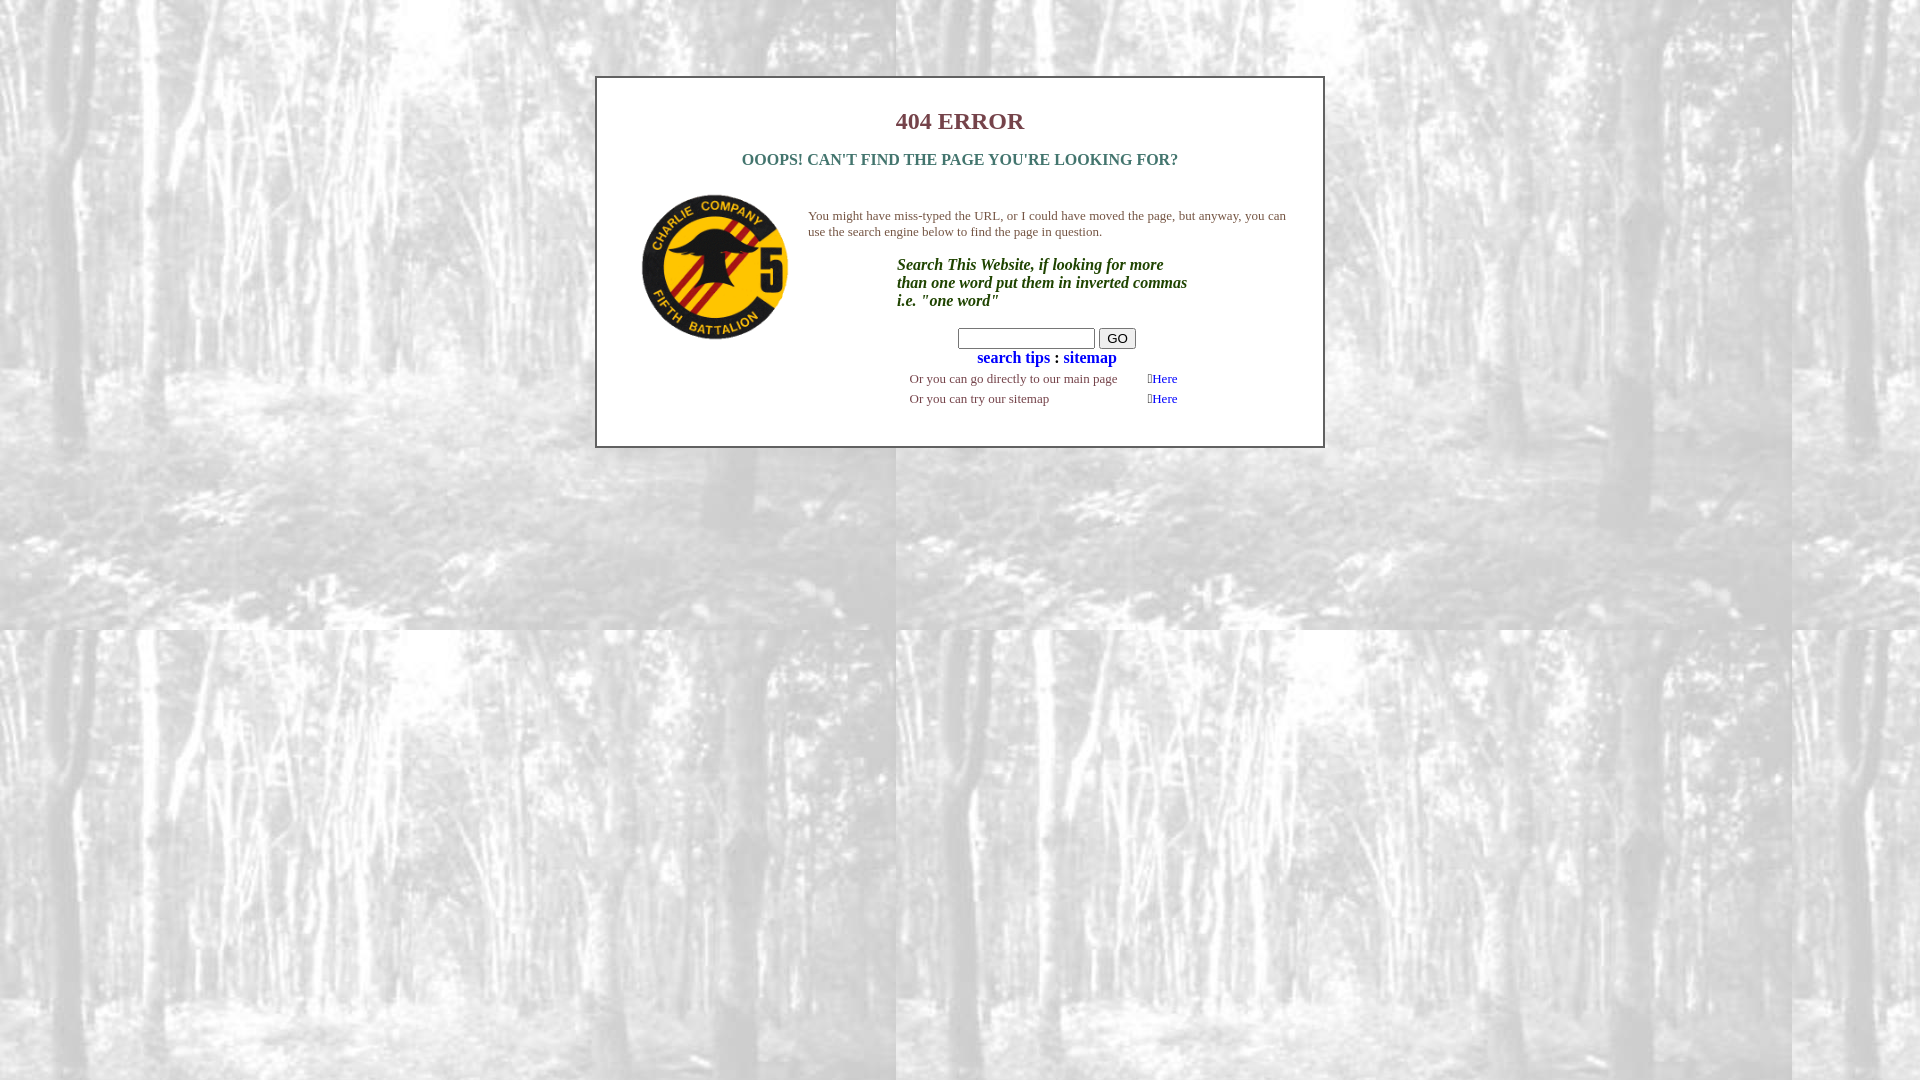 The height and width of the screenshot is (1080, 1920). Describe the element at coordinates (1116, 337) in the screenshot. I see `'GO'` at that location.